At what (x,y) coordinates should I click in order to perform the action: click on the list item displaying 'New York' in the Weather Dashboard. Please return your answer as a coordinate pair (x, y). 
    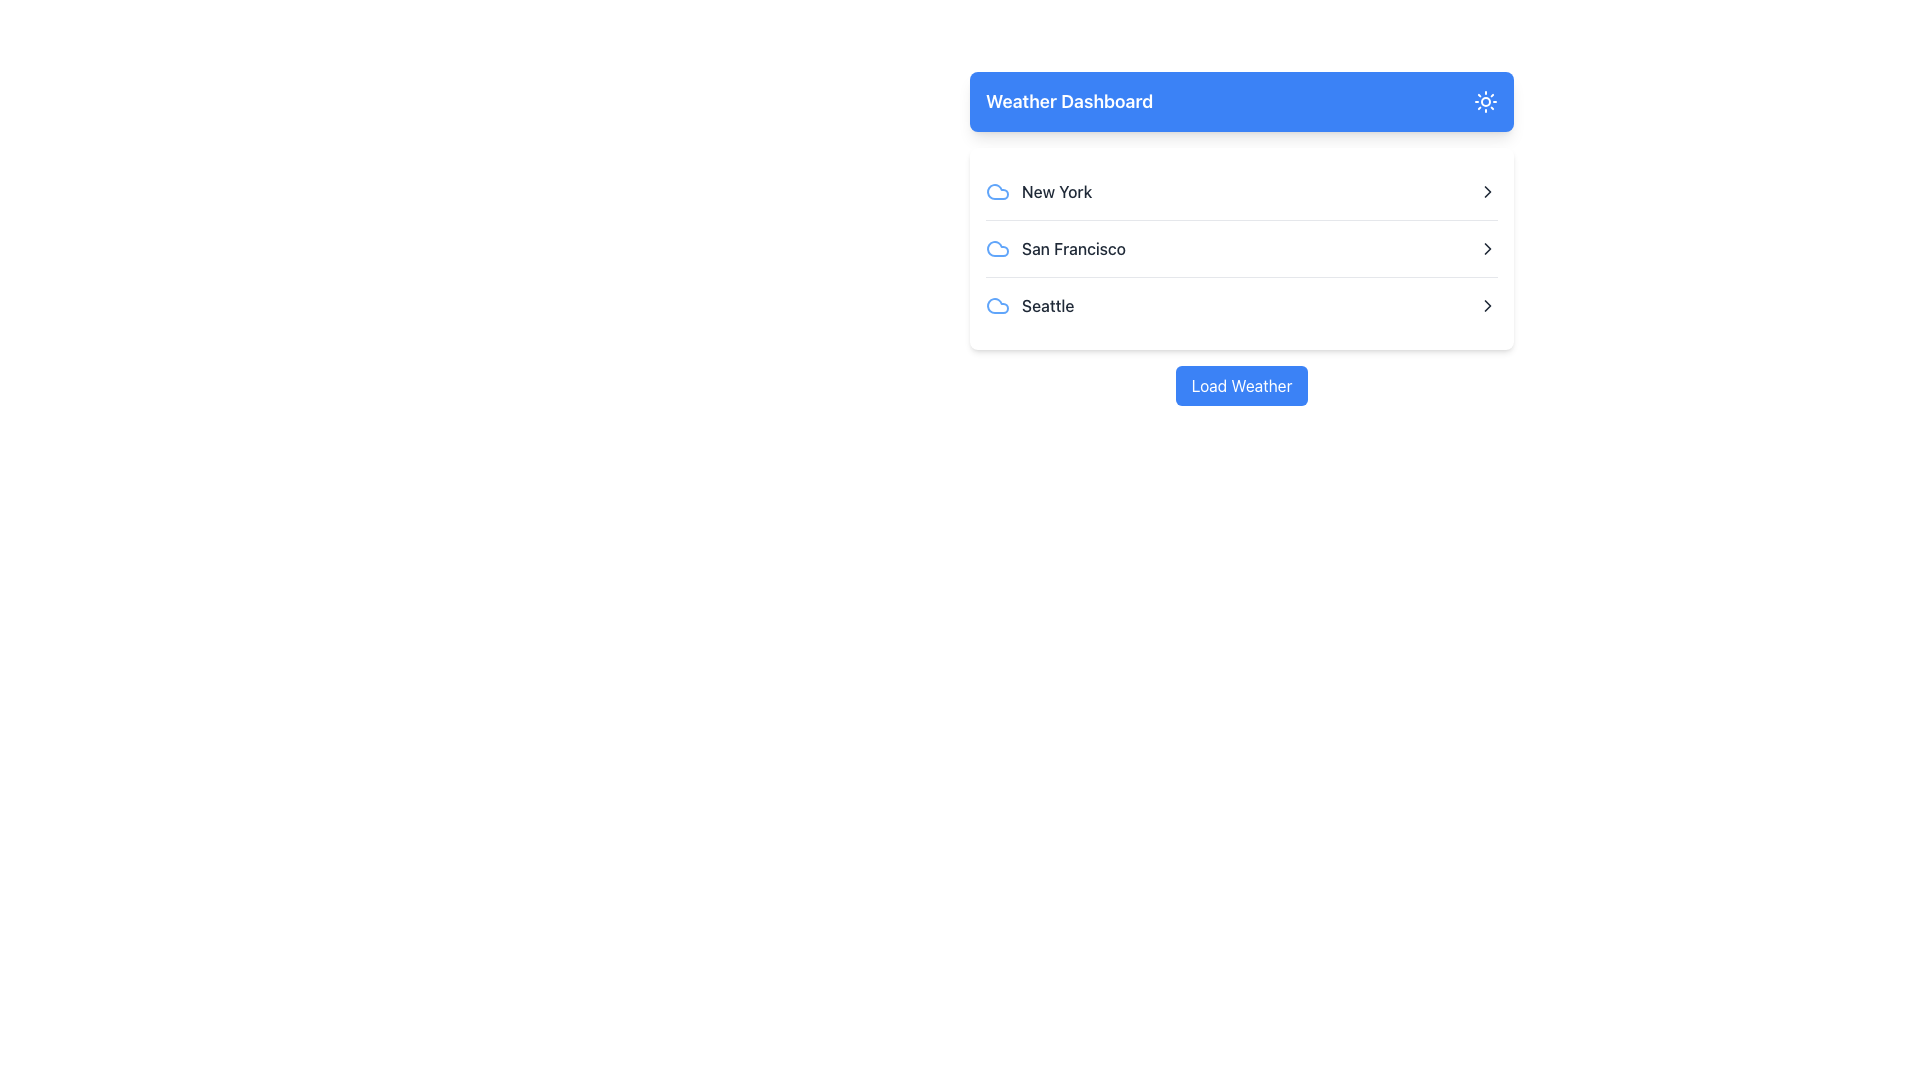
    Looking at the image, I should click on (1241, 192).